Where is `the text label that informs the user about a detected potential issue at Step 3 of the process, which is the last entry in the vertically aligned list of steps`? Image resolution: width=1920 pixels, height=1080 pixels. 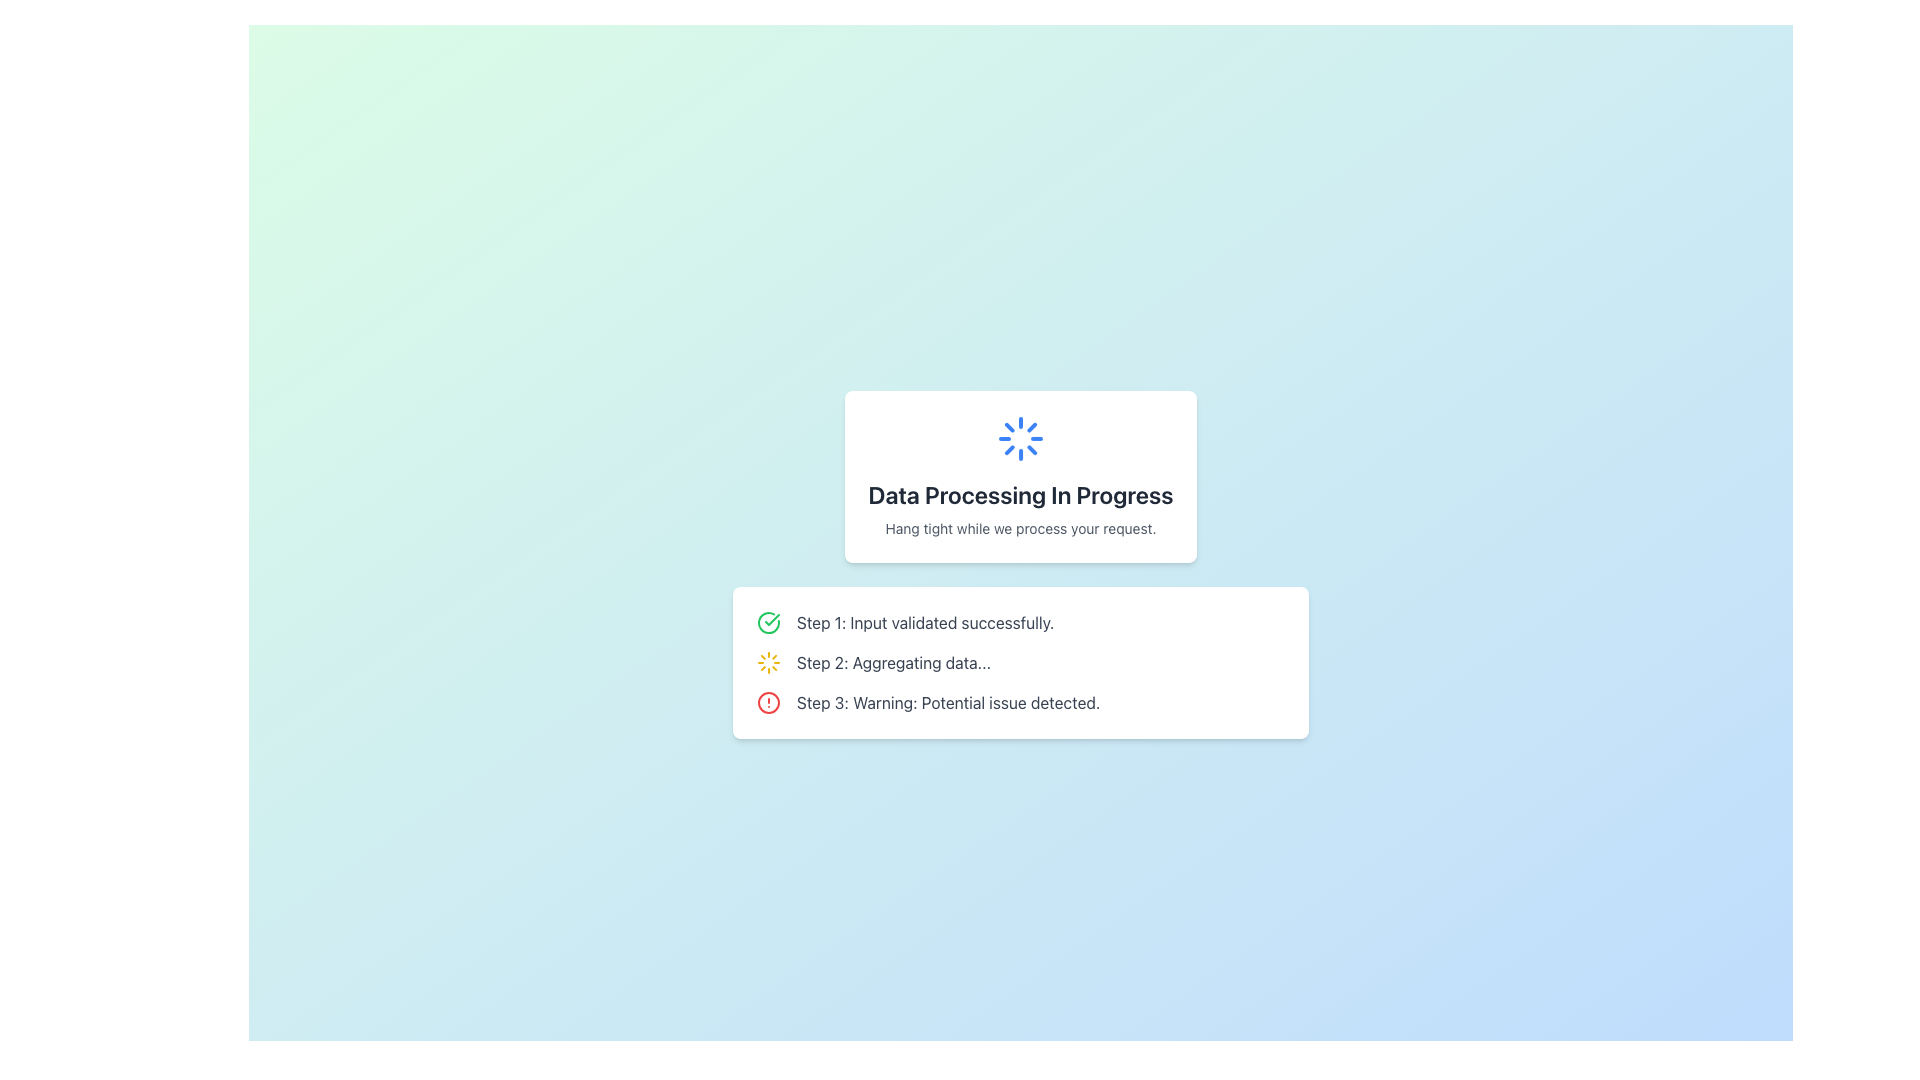 the text label that informs the user about a detected potential issue at Step 3 of the process, which is the last entry in the vertically aligned list of steps is located at coordinates (947, 701).